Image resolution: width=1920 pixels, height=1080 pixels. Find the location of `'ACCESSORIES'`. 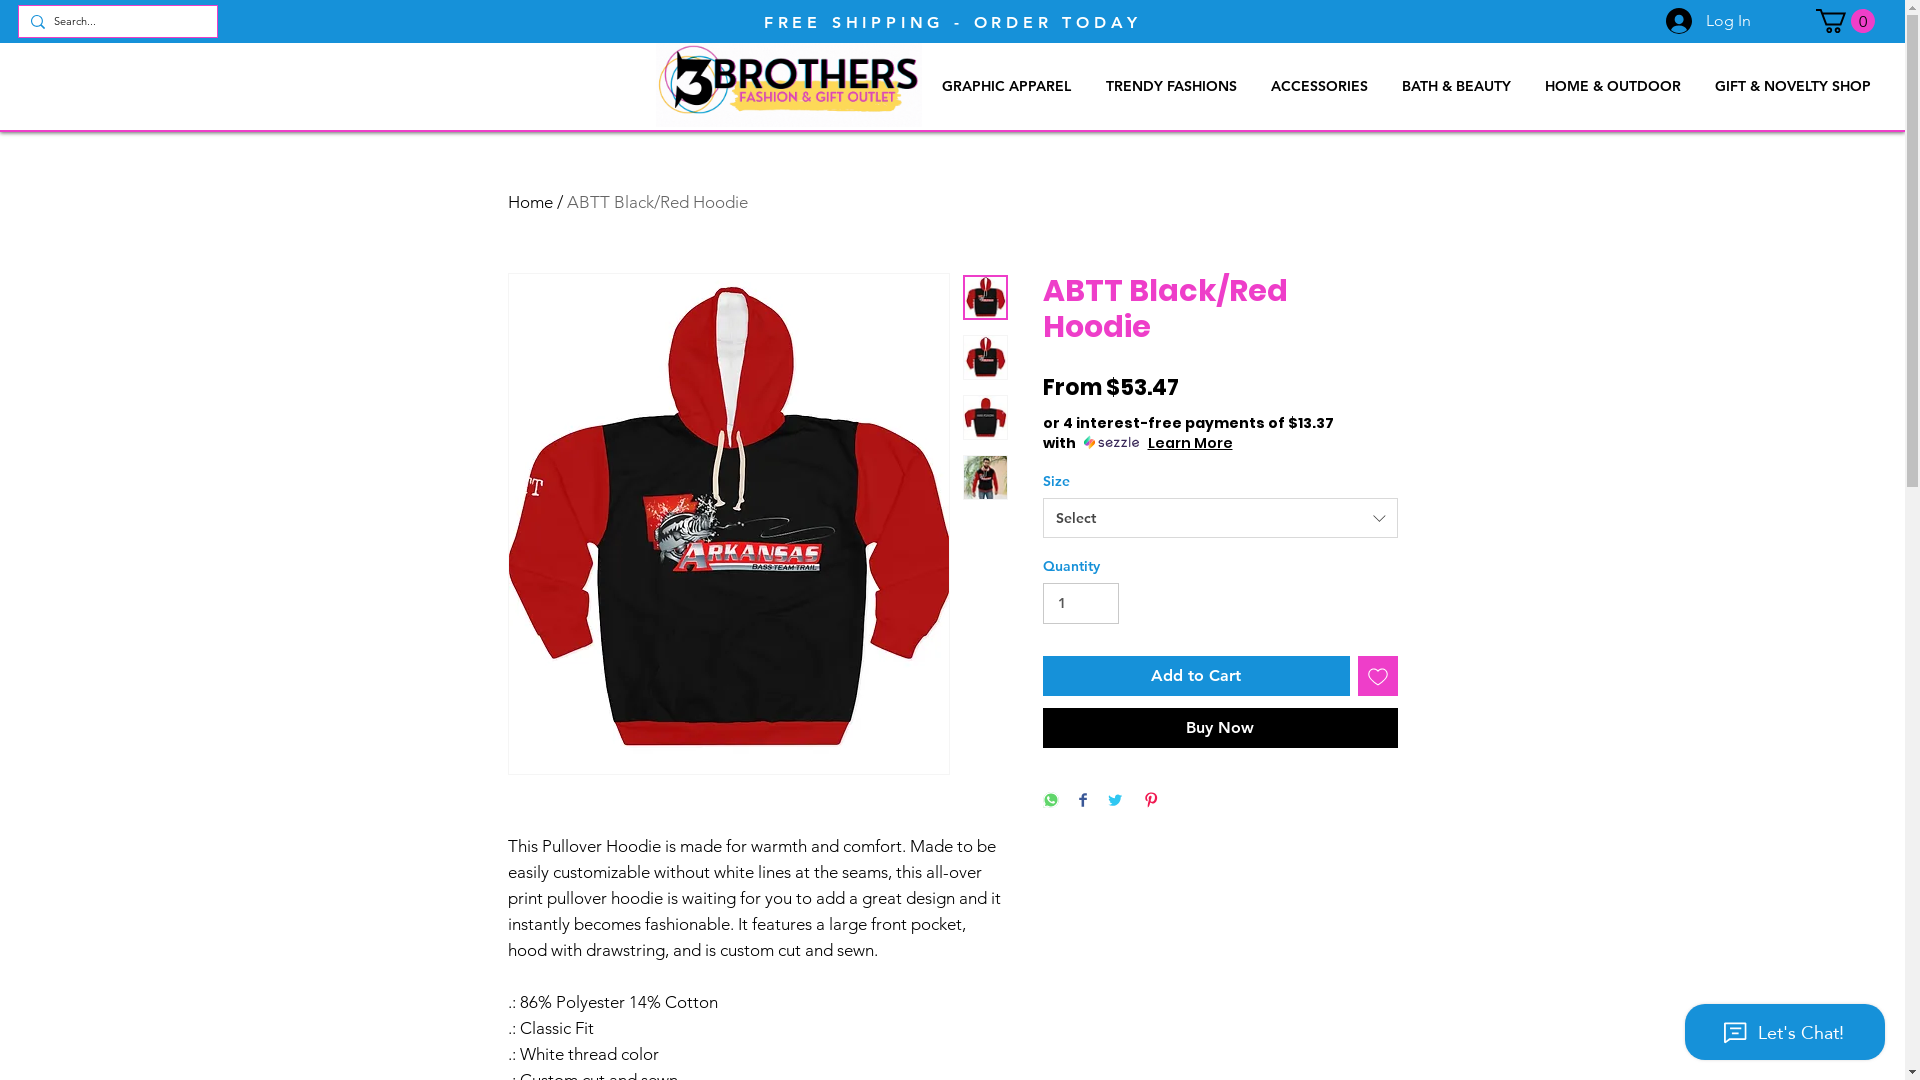

'ACCESSORIES' is located at coordinates (1319, 84).